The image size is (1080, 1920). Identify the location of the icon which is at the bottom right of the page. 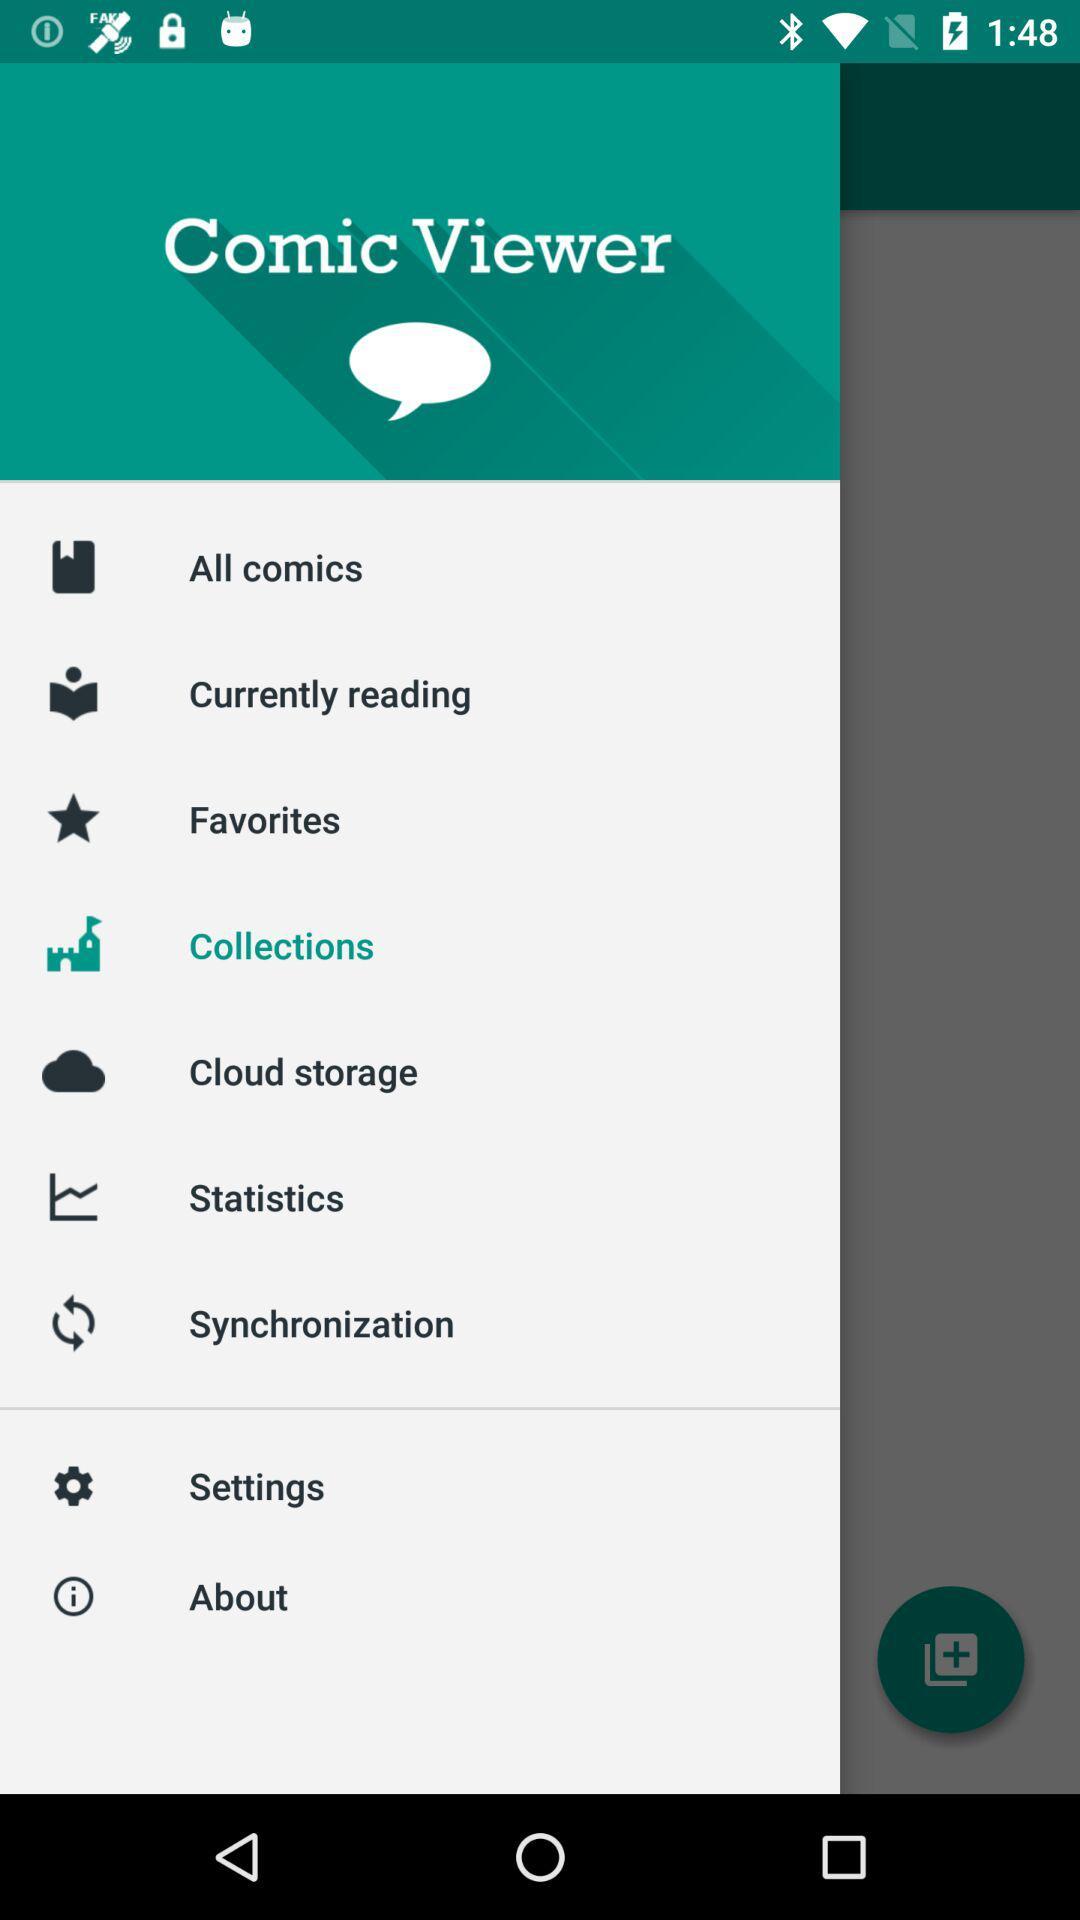
(950, 1660).